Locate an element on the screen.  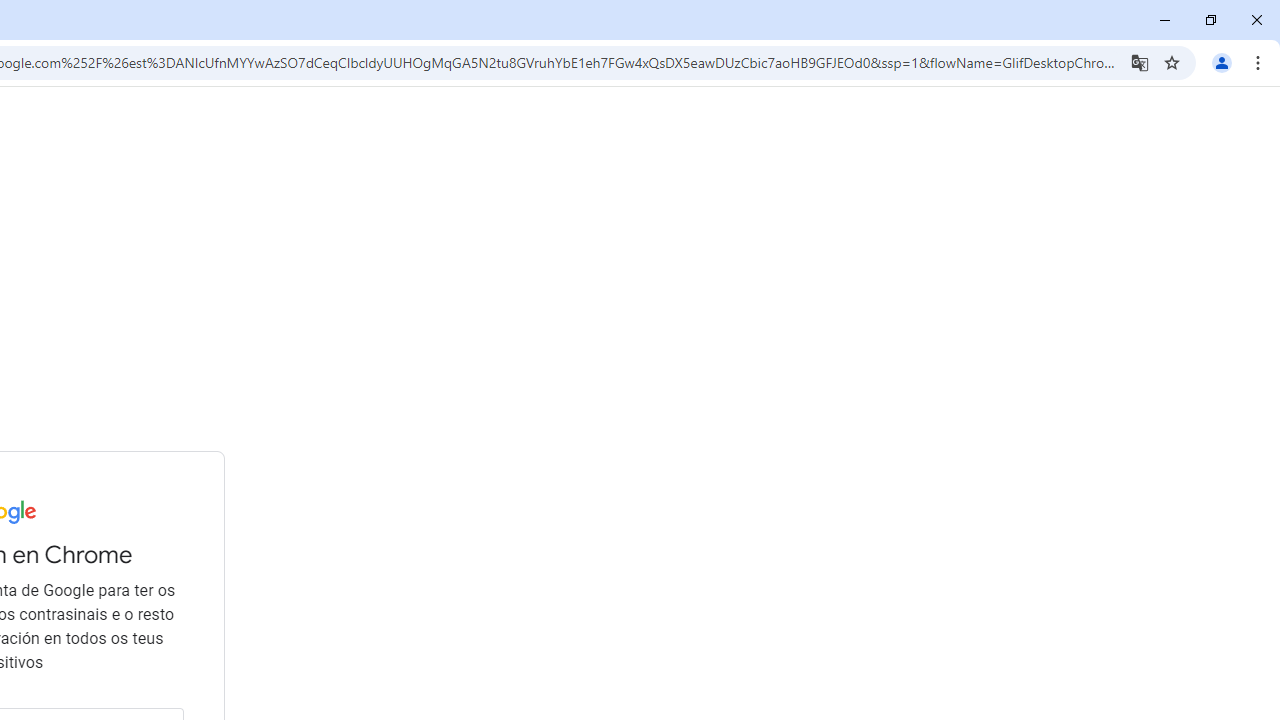
'Translate this page' is located at coordinates (1139, 61).